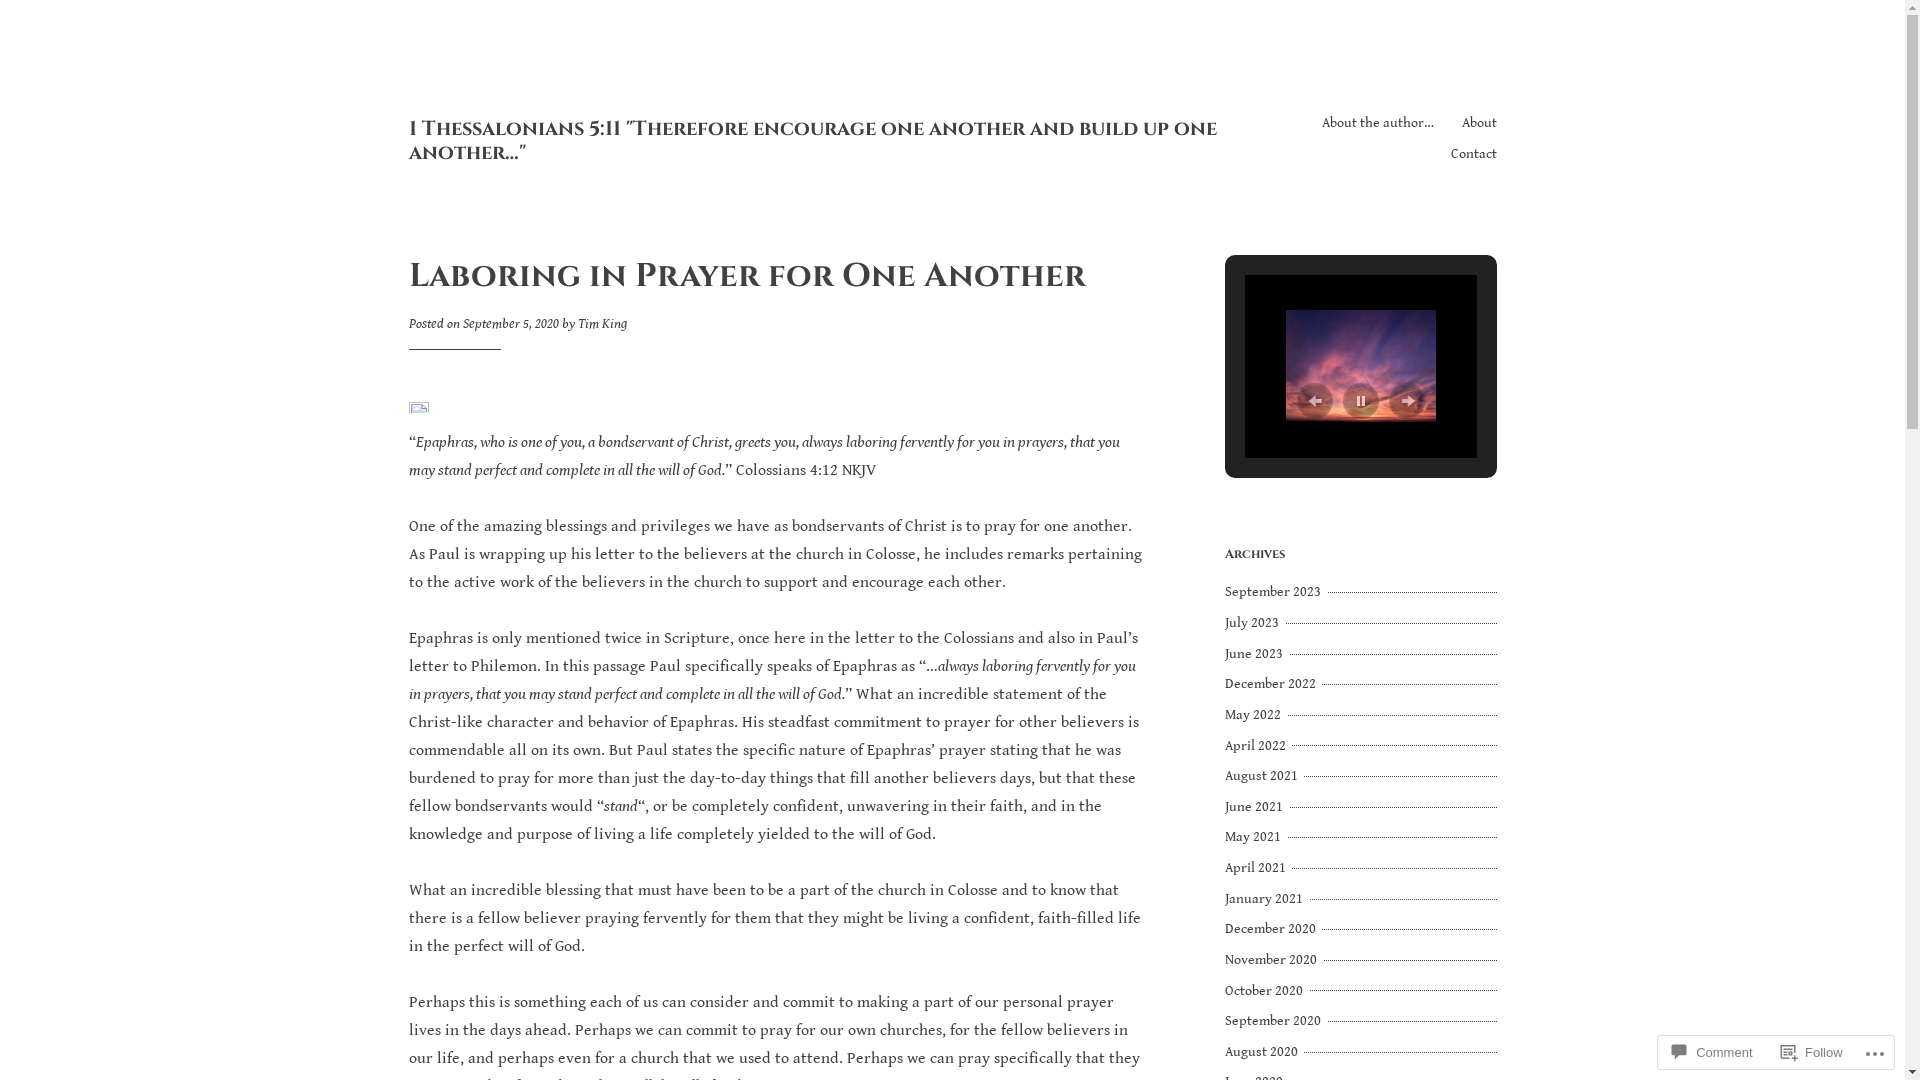 The height and width of the screenshot is (1080, 1920). Describe the element at coordinates (1223, 682) in the screenshot. I see `'December 2022'` at that location.